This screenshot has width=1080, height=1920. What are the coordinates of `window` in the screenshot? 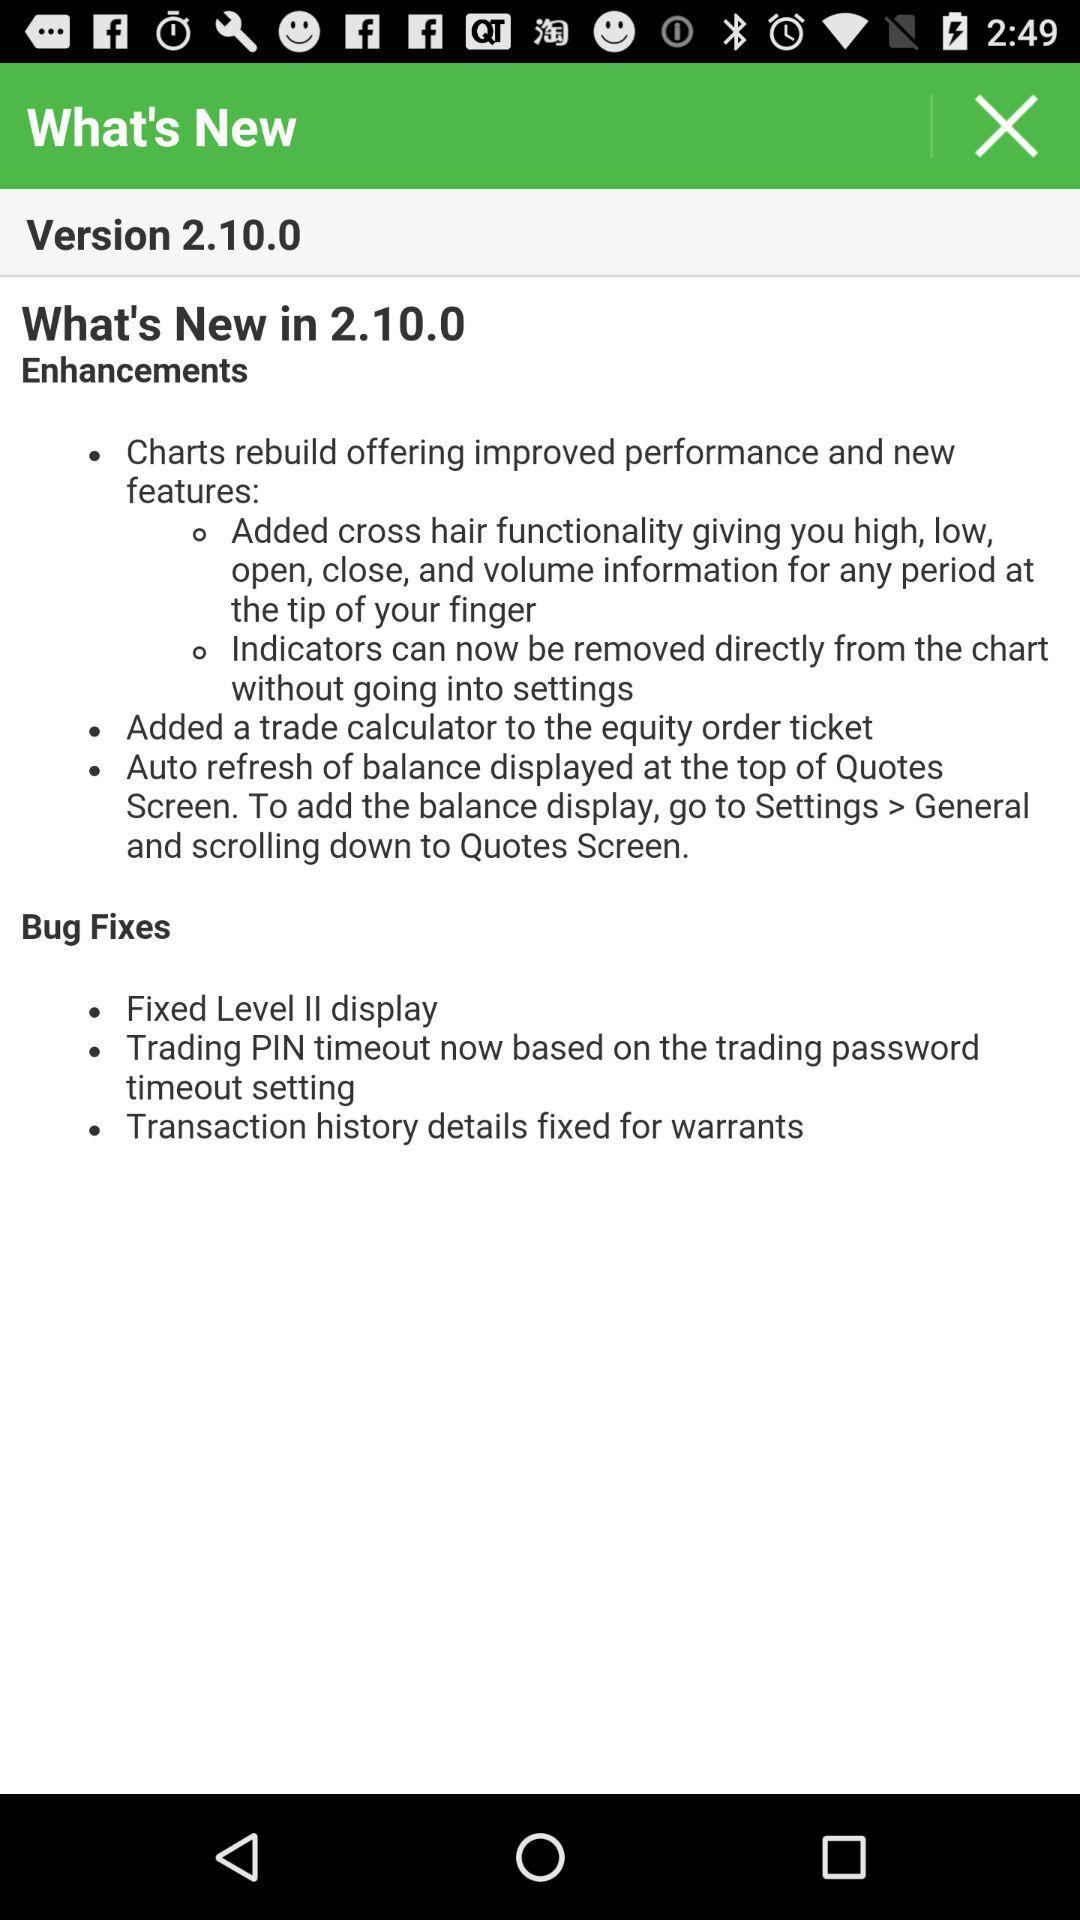 It's located at (1006, 124).